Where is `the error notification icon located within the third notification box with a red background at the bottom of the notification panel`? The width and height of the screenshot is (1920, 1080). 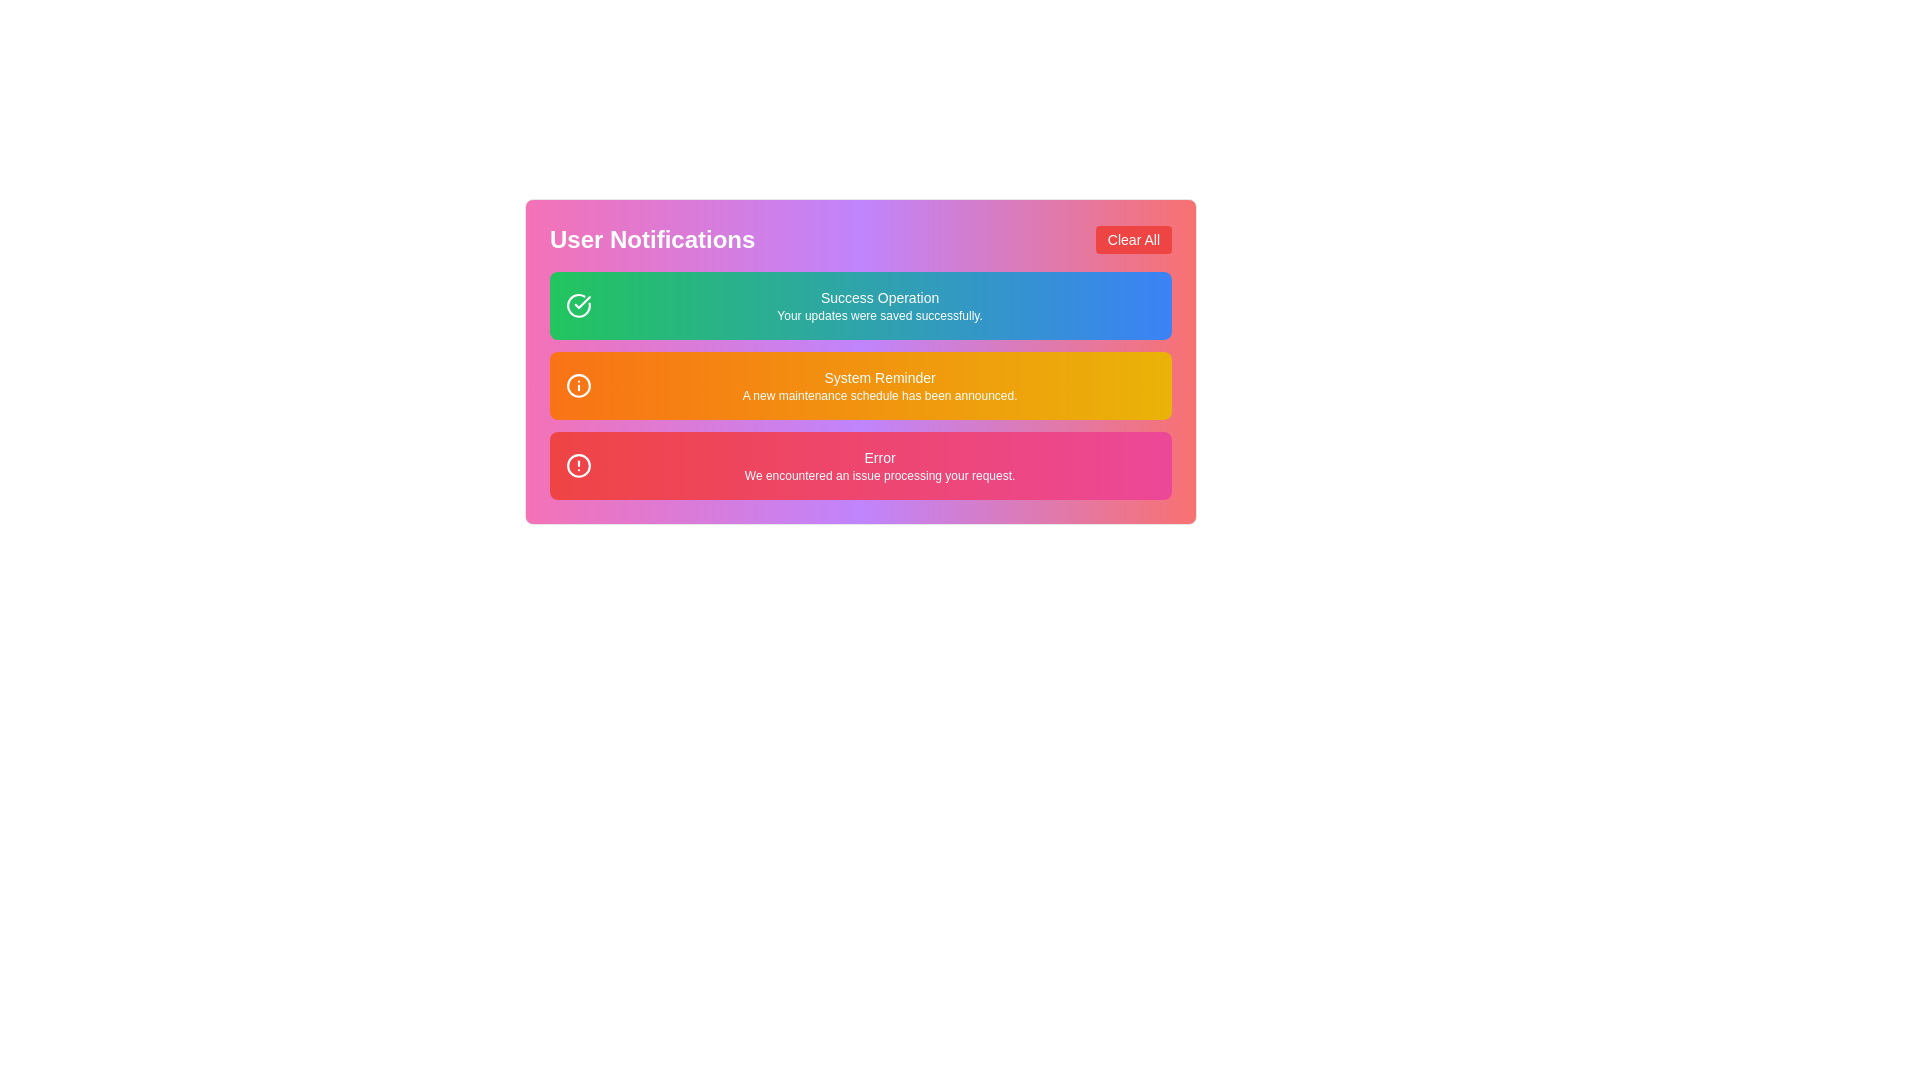
the error notification icon located within the third notification box with a red background at the bottom of the notification panel is located at coordinates (578, 466).